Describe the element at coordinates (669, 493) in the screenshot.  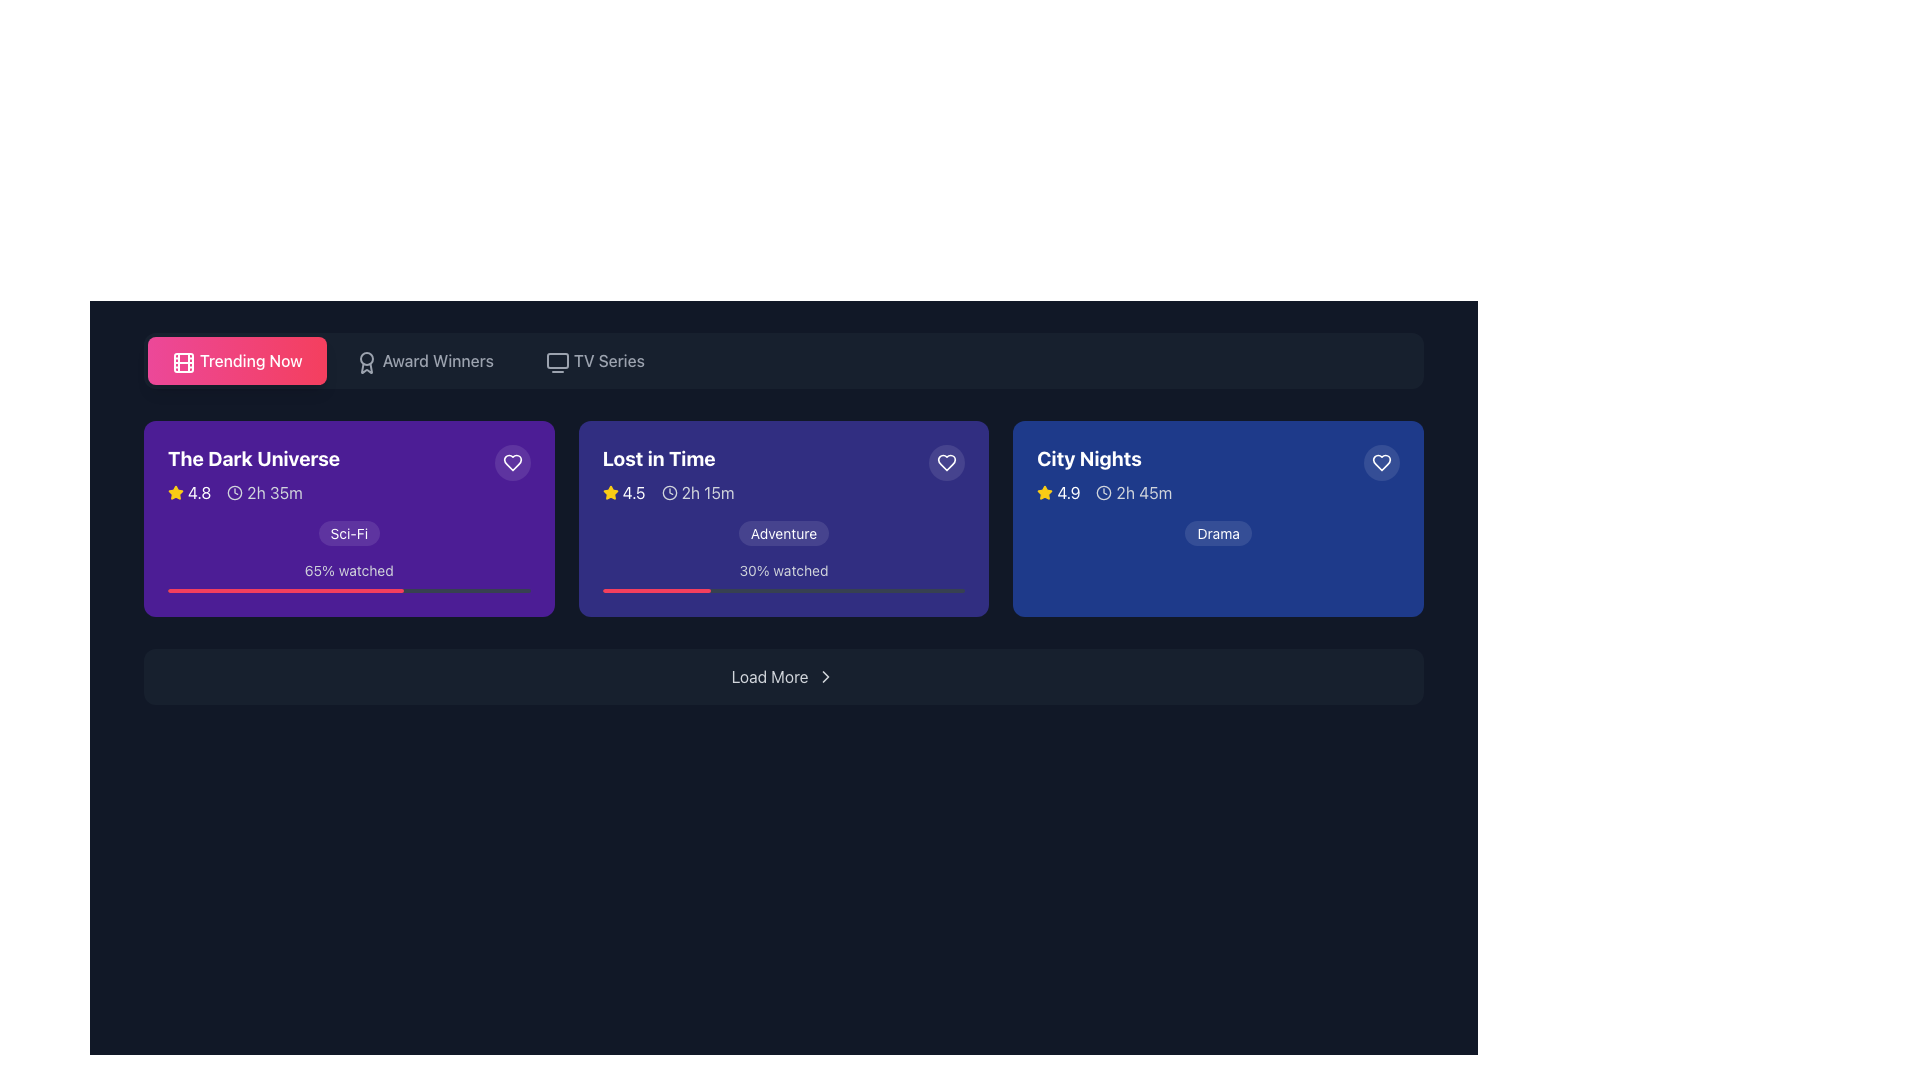
I see `the time duration icon located in the 'Lost in Time' card, which indicates the duration of the associated content and is positioned to the left of the text '2h 15m'` at that location.